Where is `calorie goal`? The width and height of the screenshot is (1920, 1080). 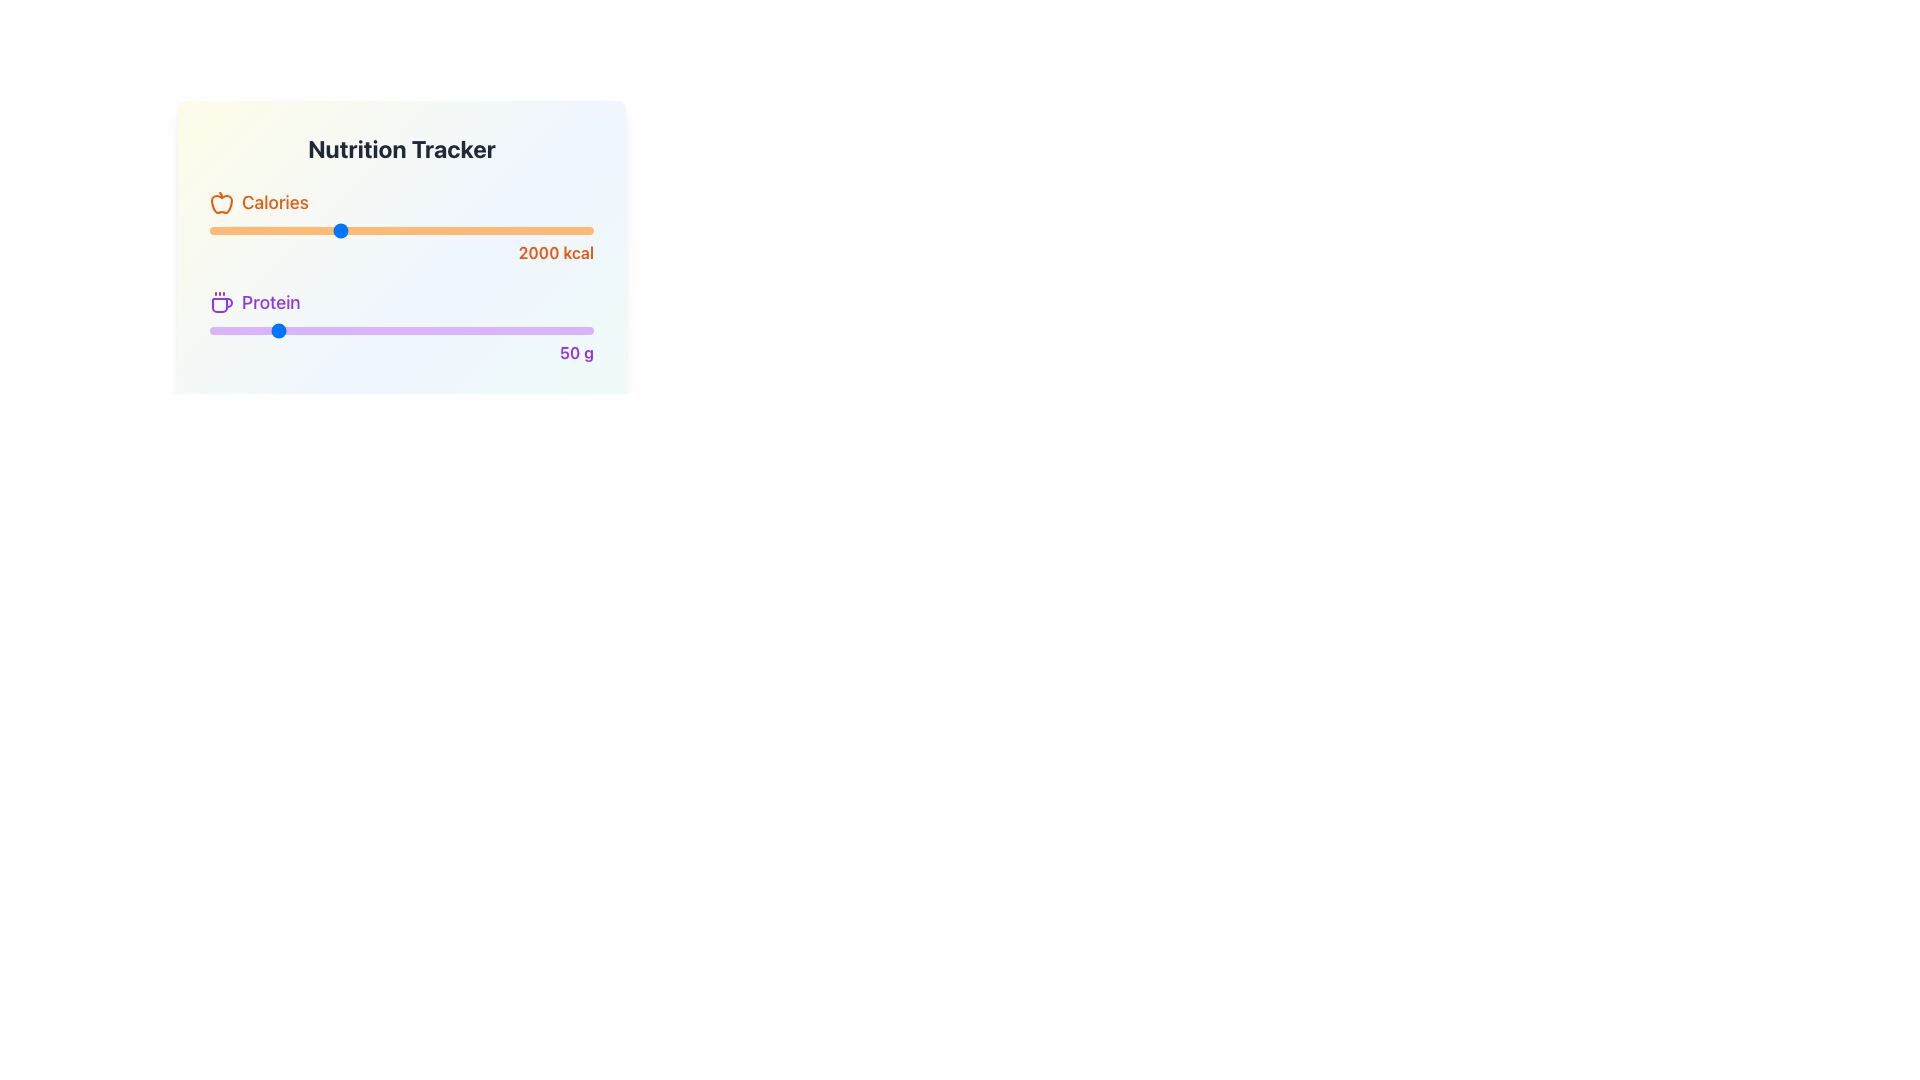
calorie goal is located at coordinates (391, 230).